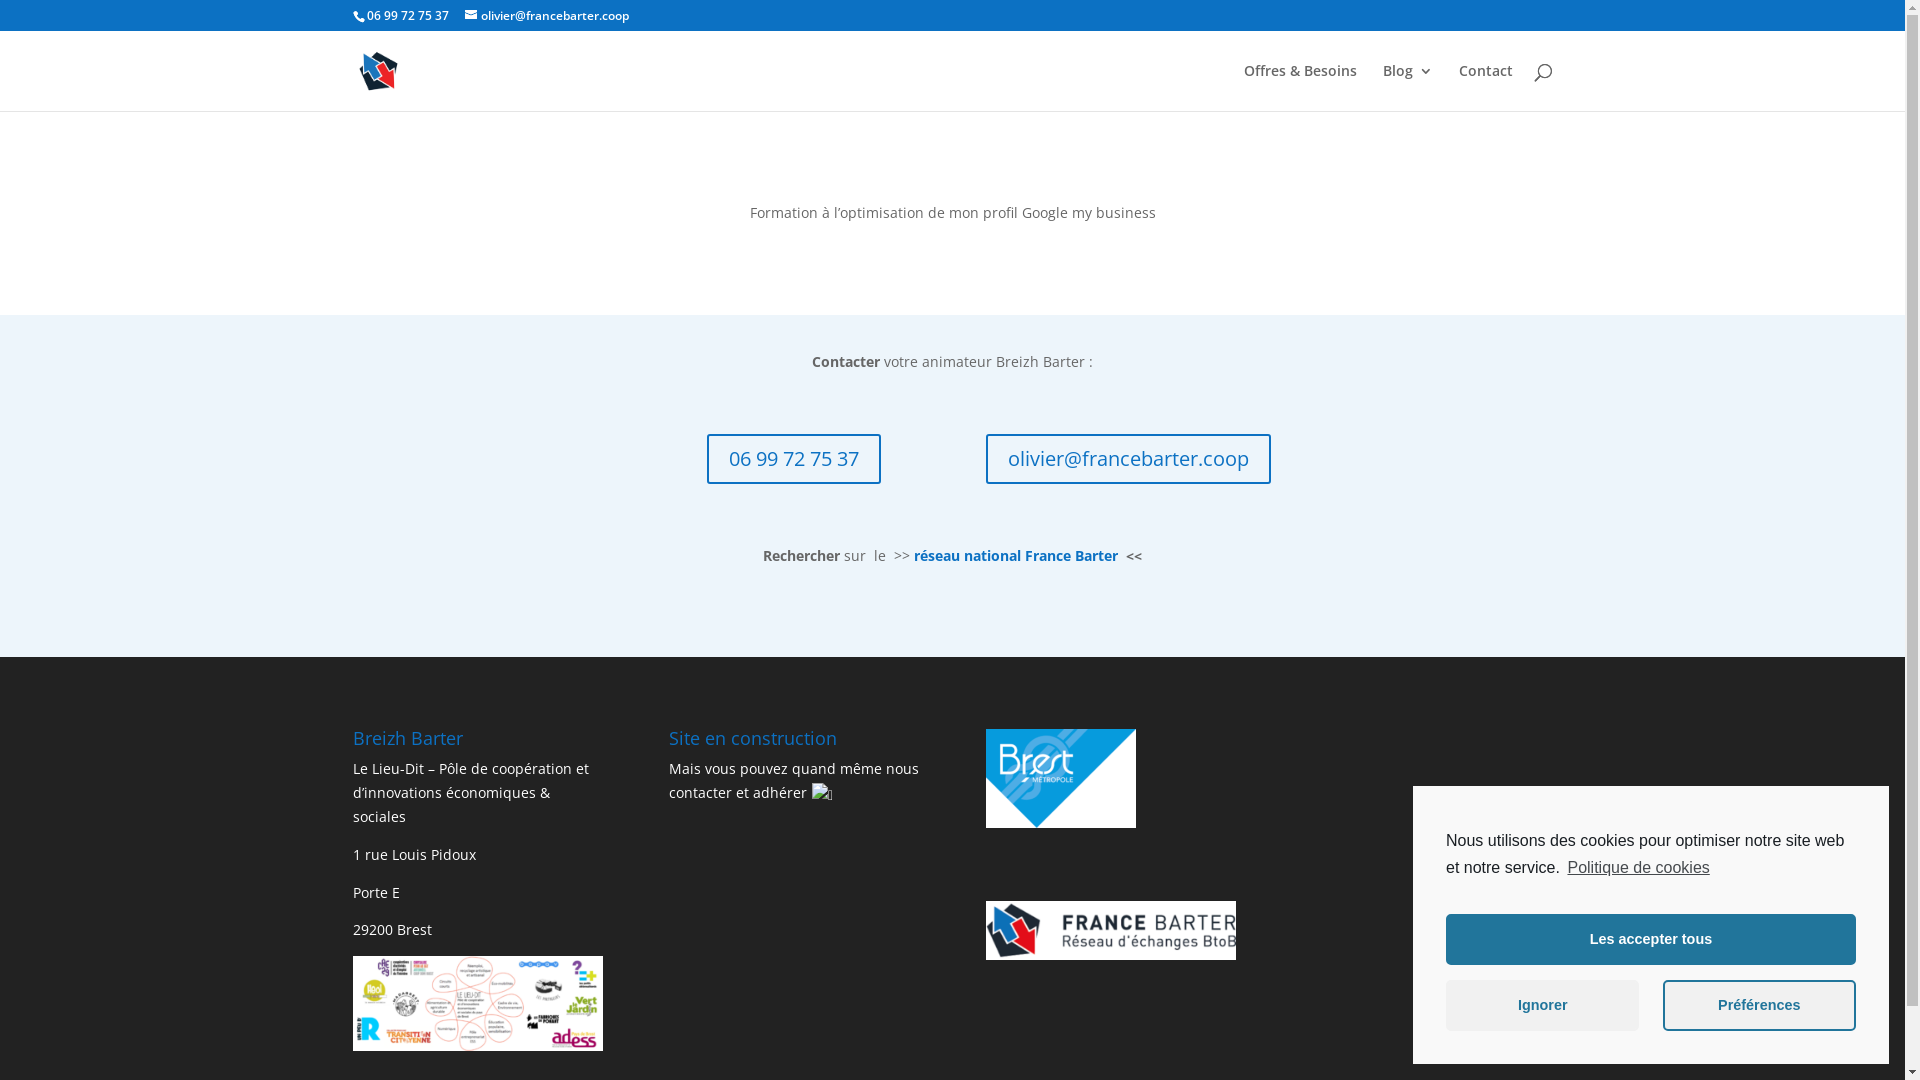 The width and height of the screenshot is (1920, 1080). I want to click on 'Les accepter tous', so click(1651, 939).